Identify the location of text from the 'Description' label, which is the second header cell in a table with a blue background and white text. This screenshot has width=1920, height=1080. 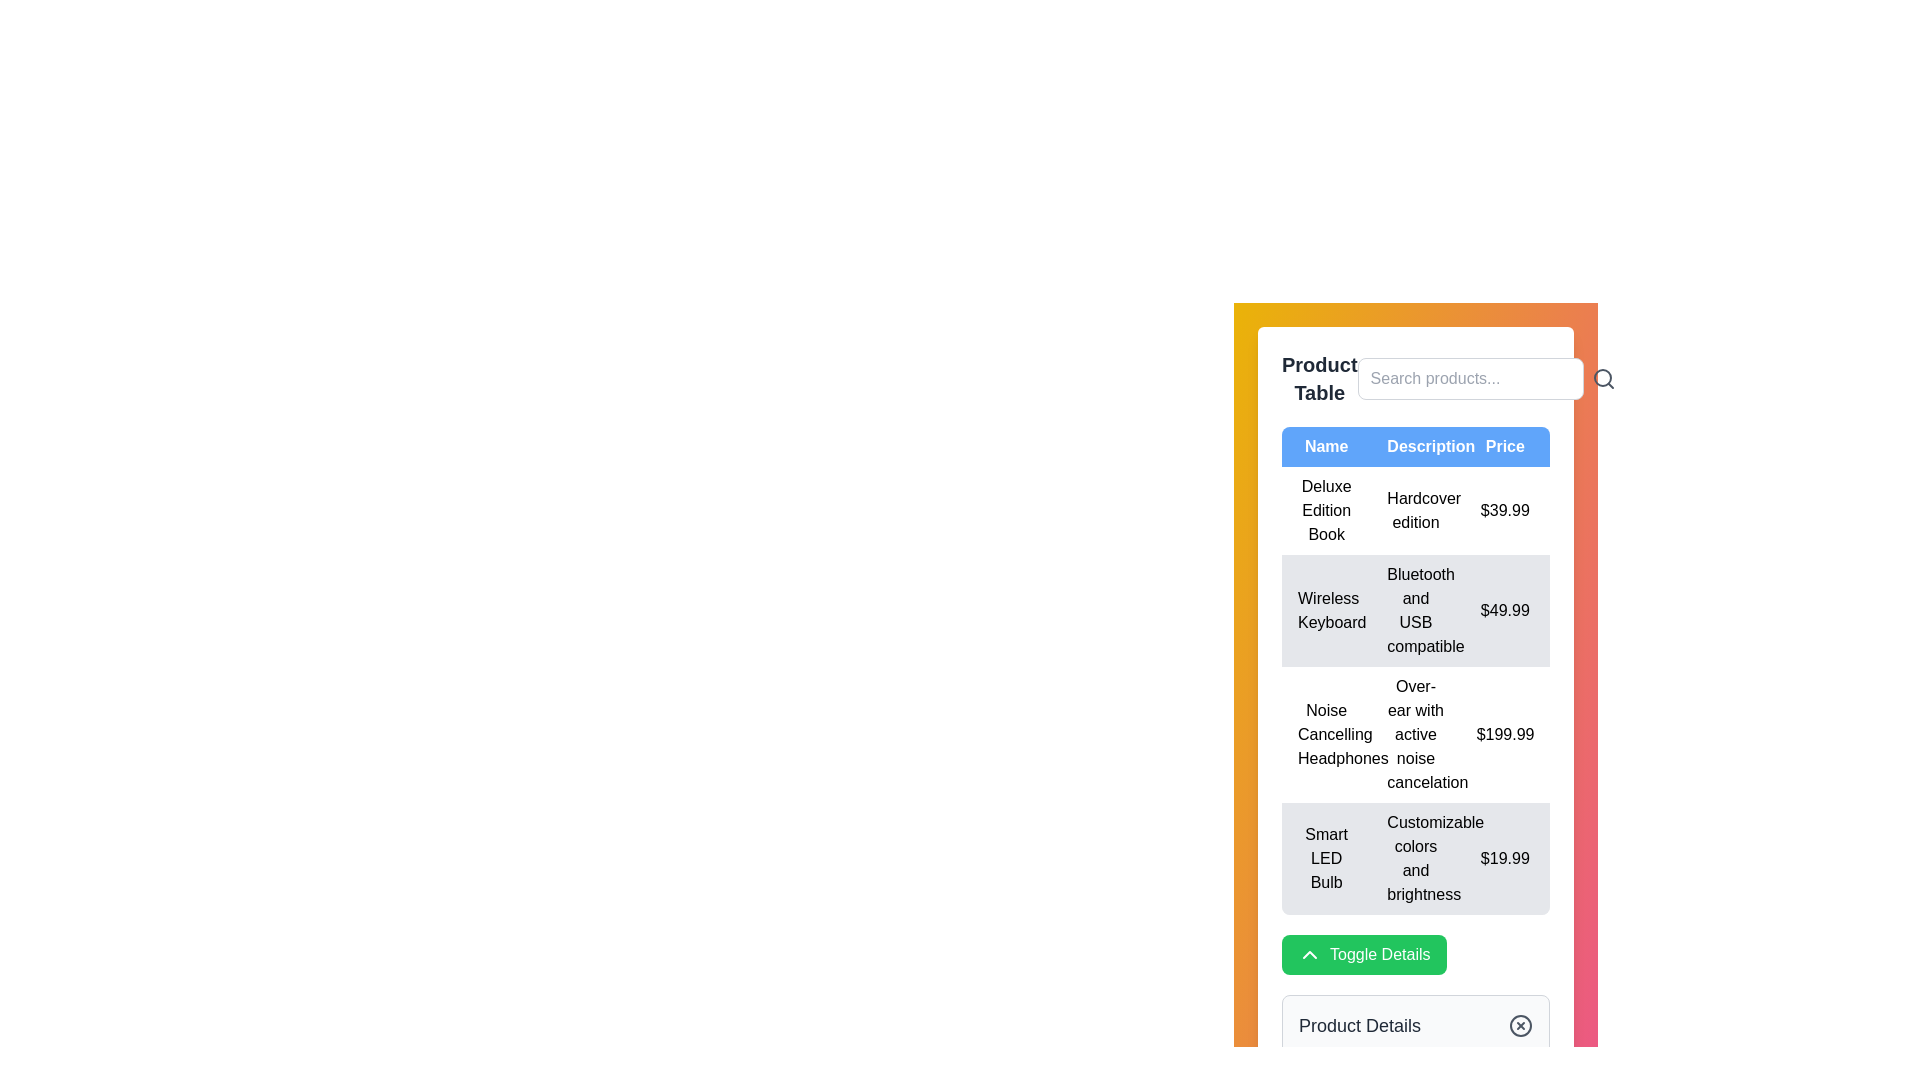
(1415, 446).